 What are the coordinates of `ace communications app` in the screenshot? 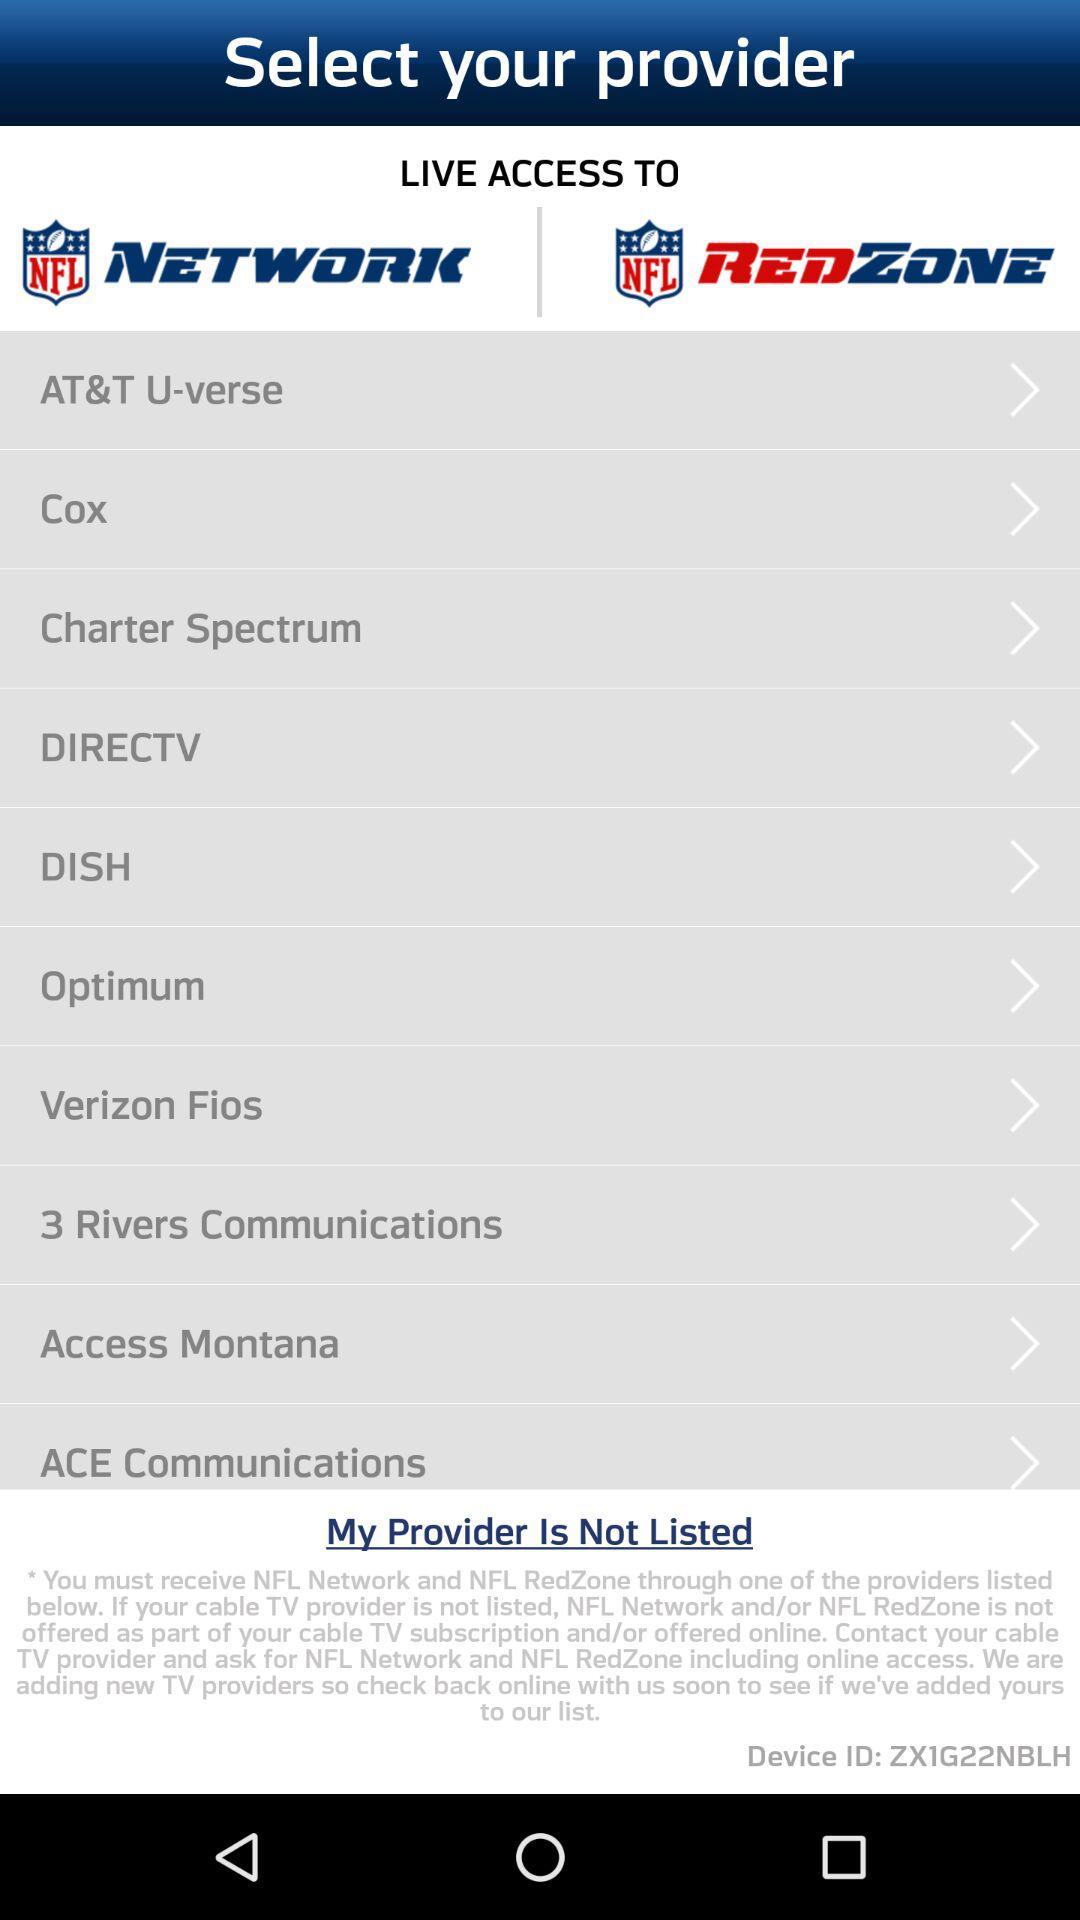 It's located at (559, 1462).